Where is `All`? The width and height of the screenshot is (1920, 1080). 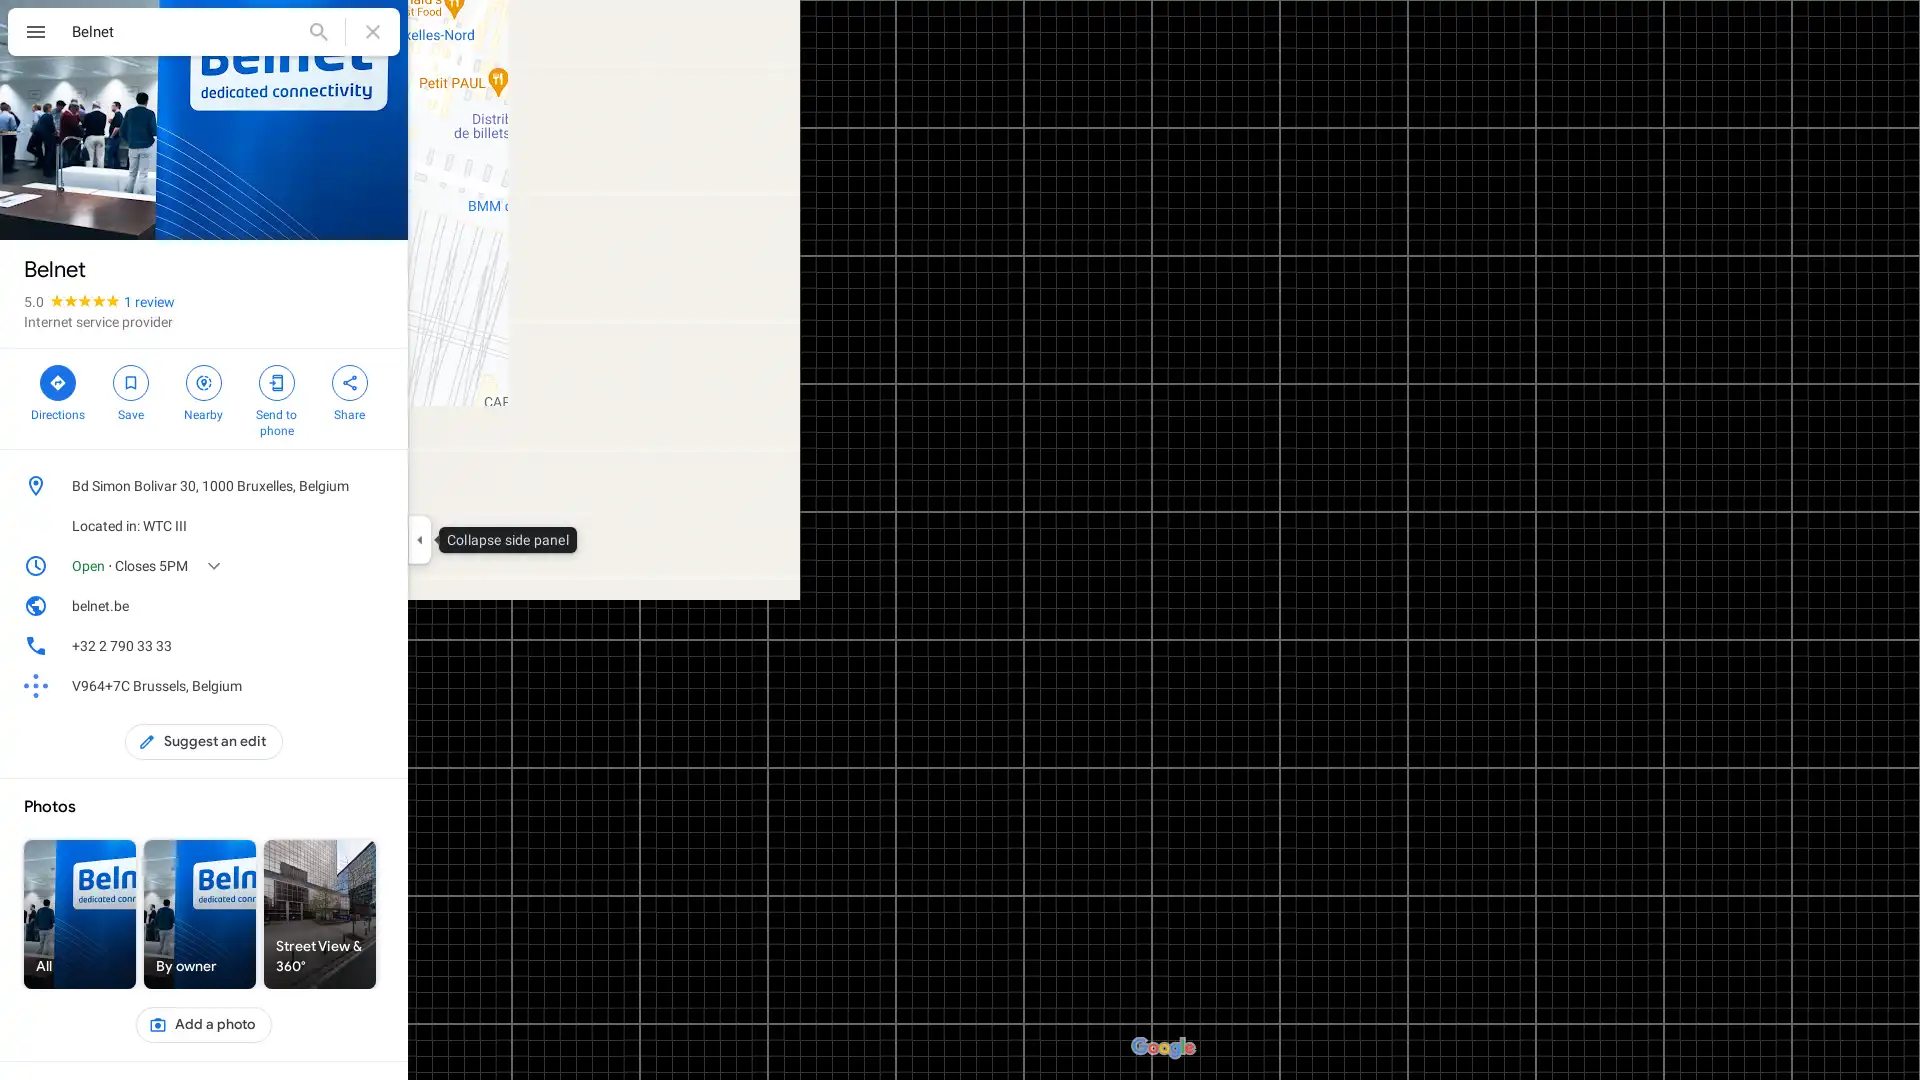 All is located at coordinates (80, 914).